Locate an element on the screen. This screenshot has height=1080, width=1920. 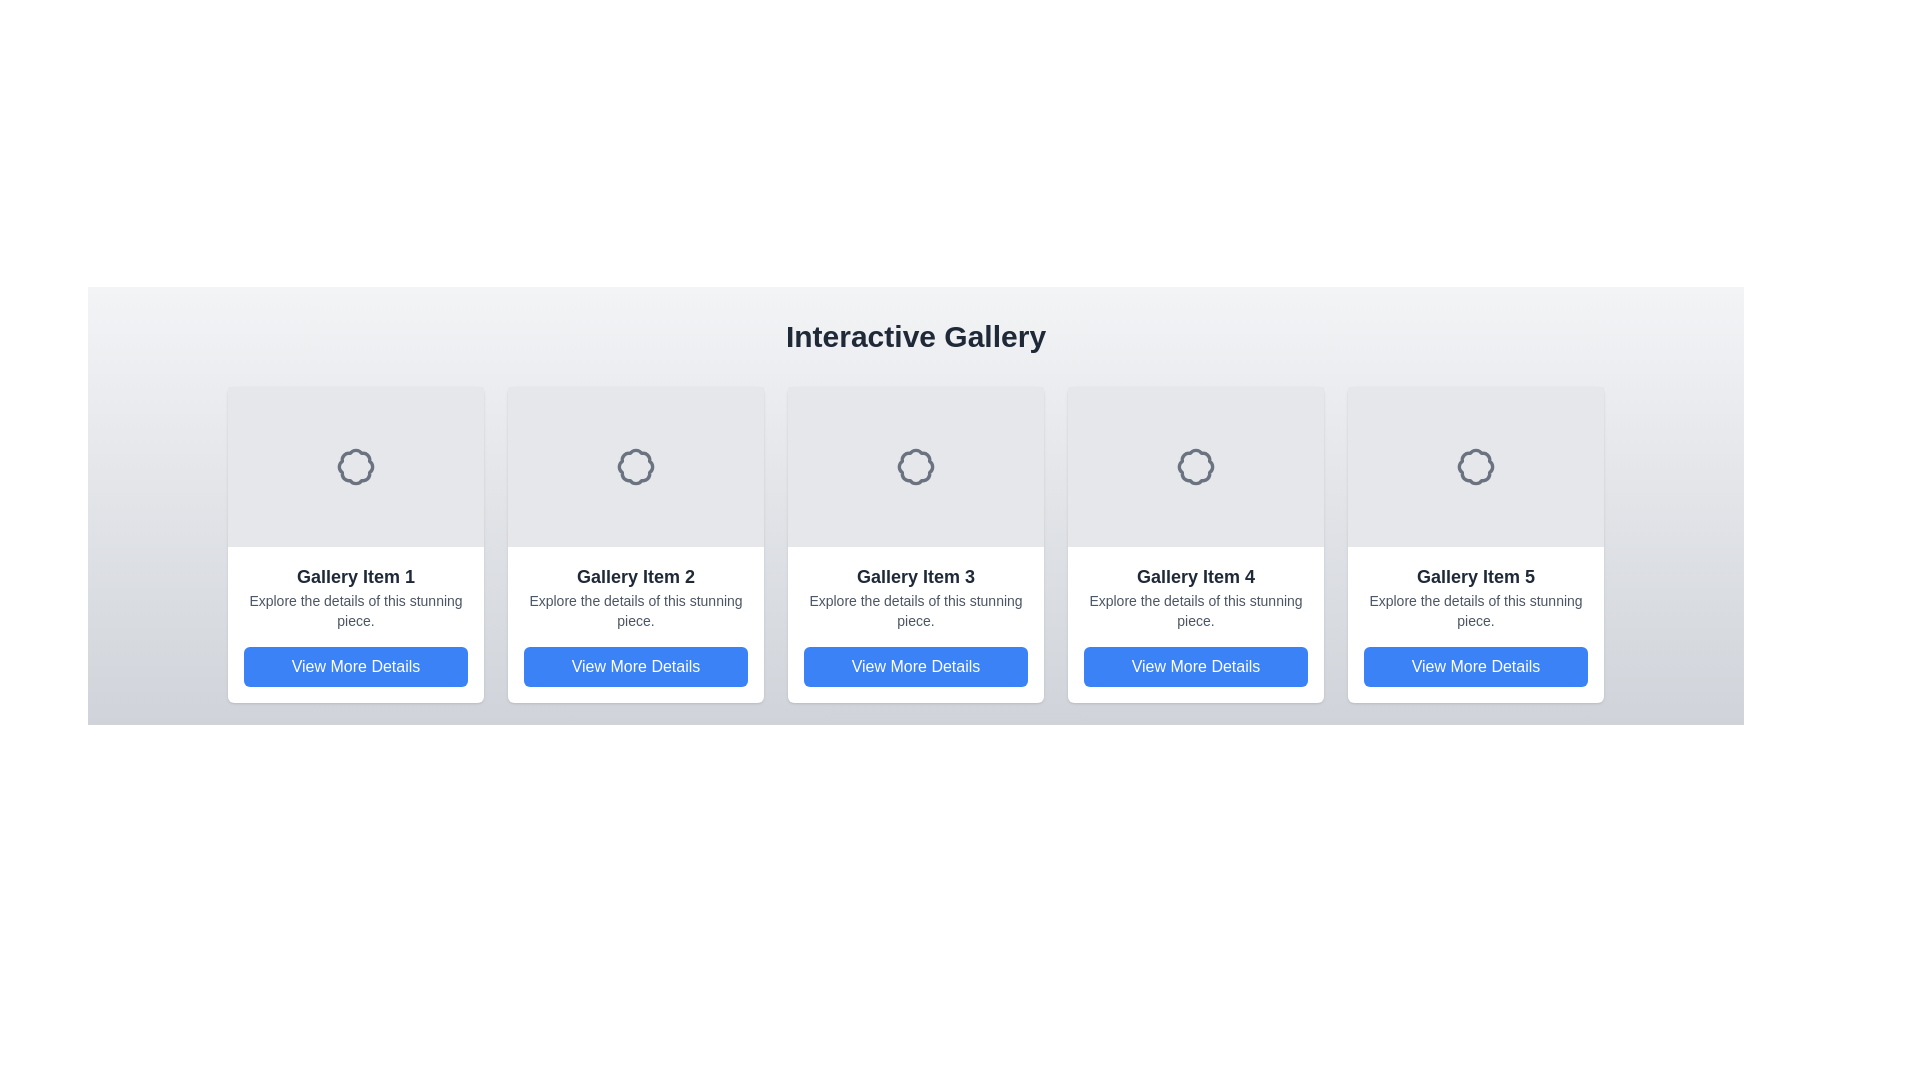
the rectangular button with a blue background and white text reading 'View More Details' located in the fourth gallery item card is located at coordinates (1195, 667).